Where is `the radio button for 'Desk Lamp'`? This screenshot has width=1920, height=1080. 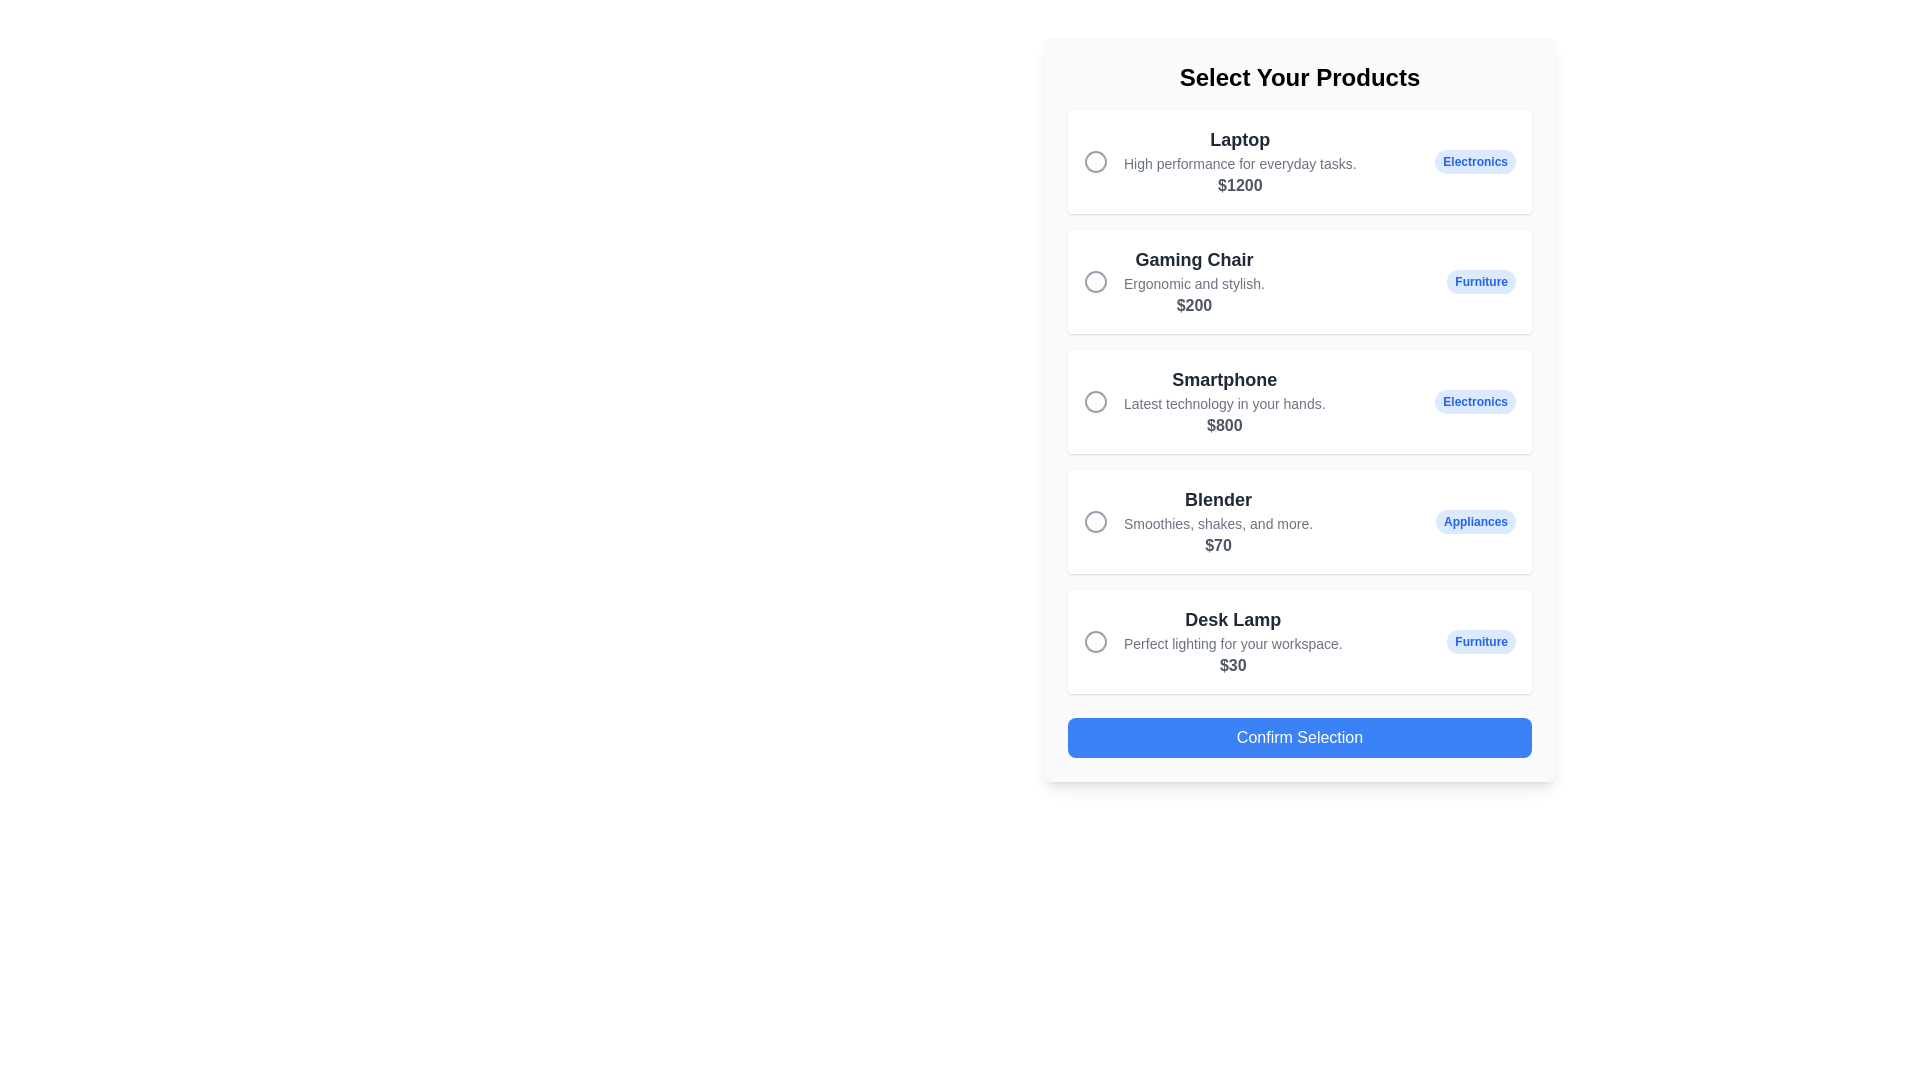
the radio button for 'Desk Lamp' is located at coordinates (1094, 641).